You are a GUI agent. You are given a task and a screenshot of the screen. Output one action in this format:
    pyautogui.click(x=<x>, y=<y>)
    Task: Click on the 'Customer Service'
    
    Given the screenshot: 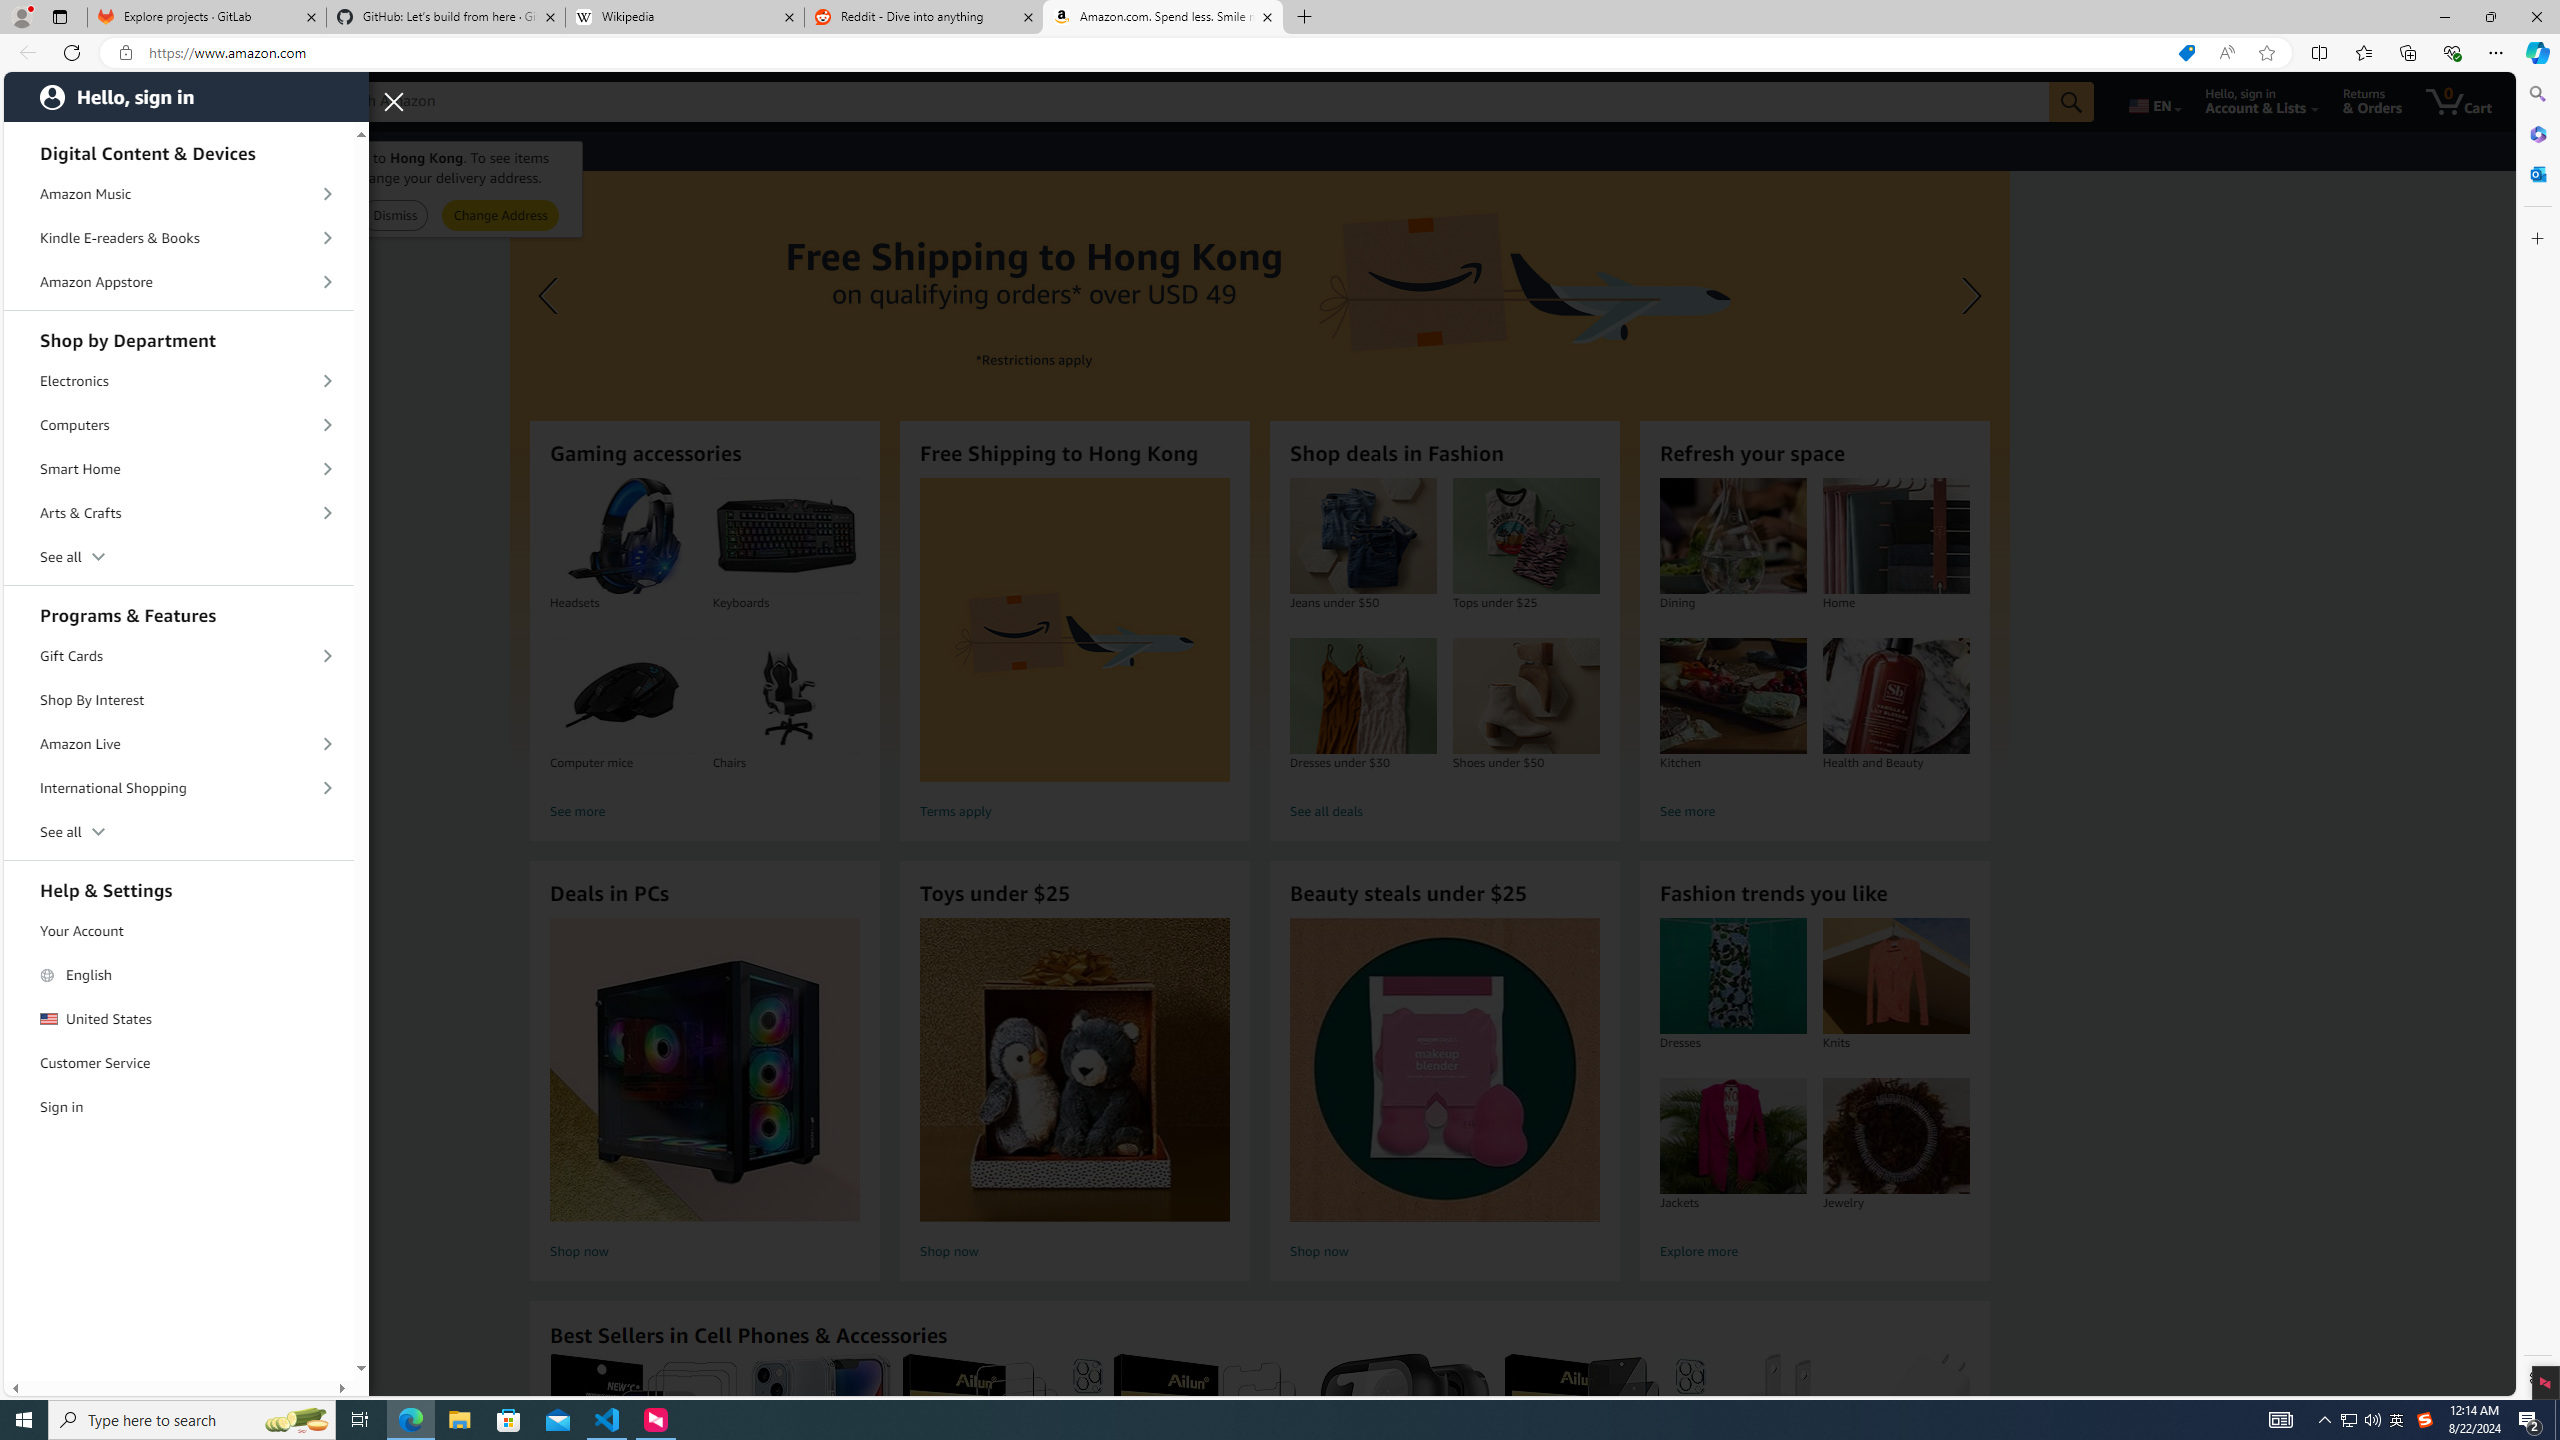 What is the action you would take?
    pyautogui.click(x=179, y=1062)
    